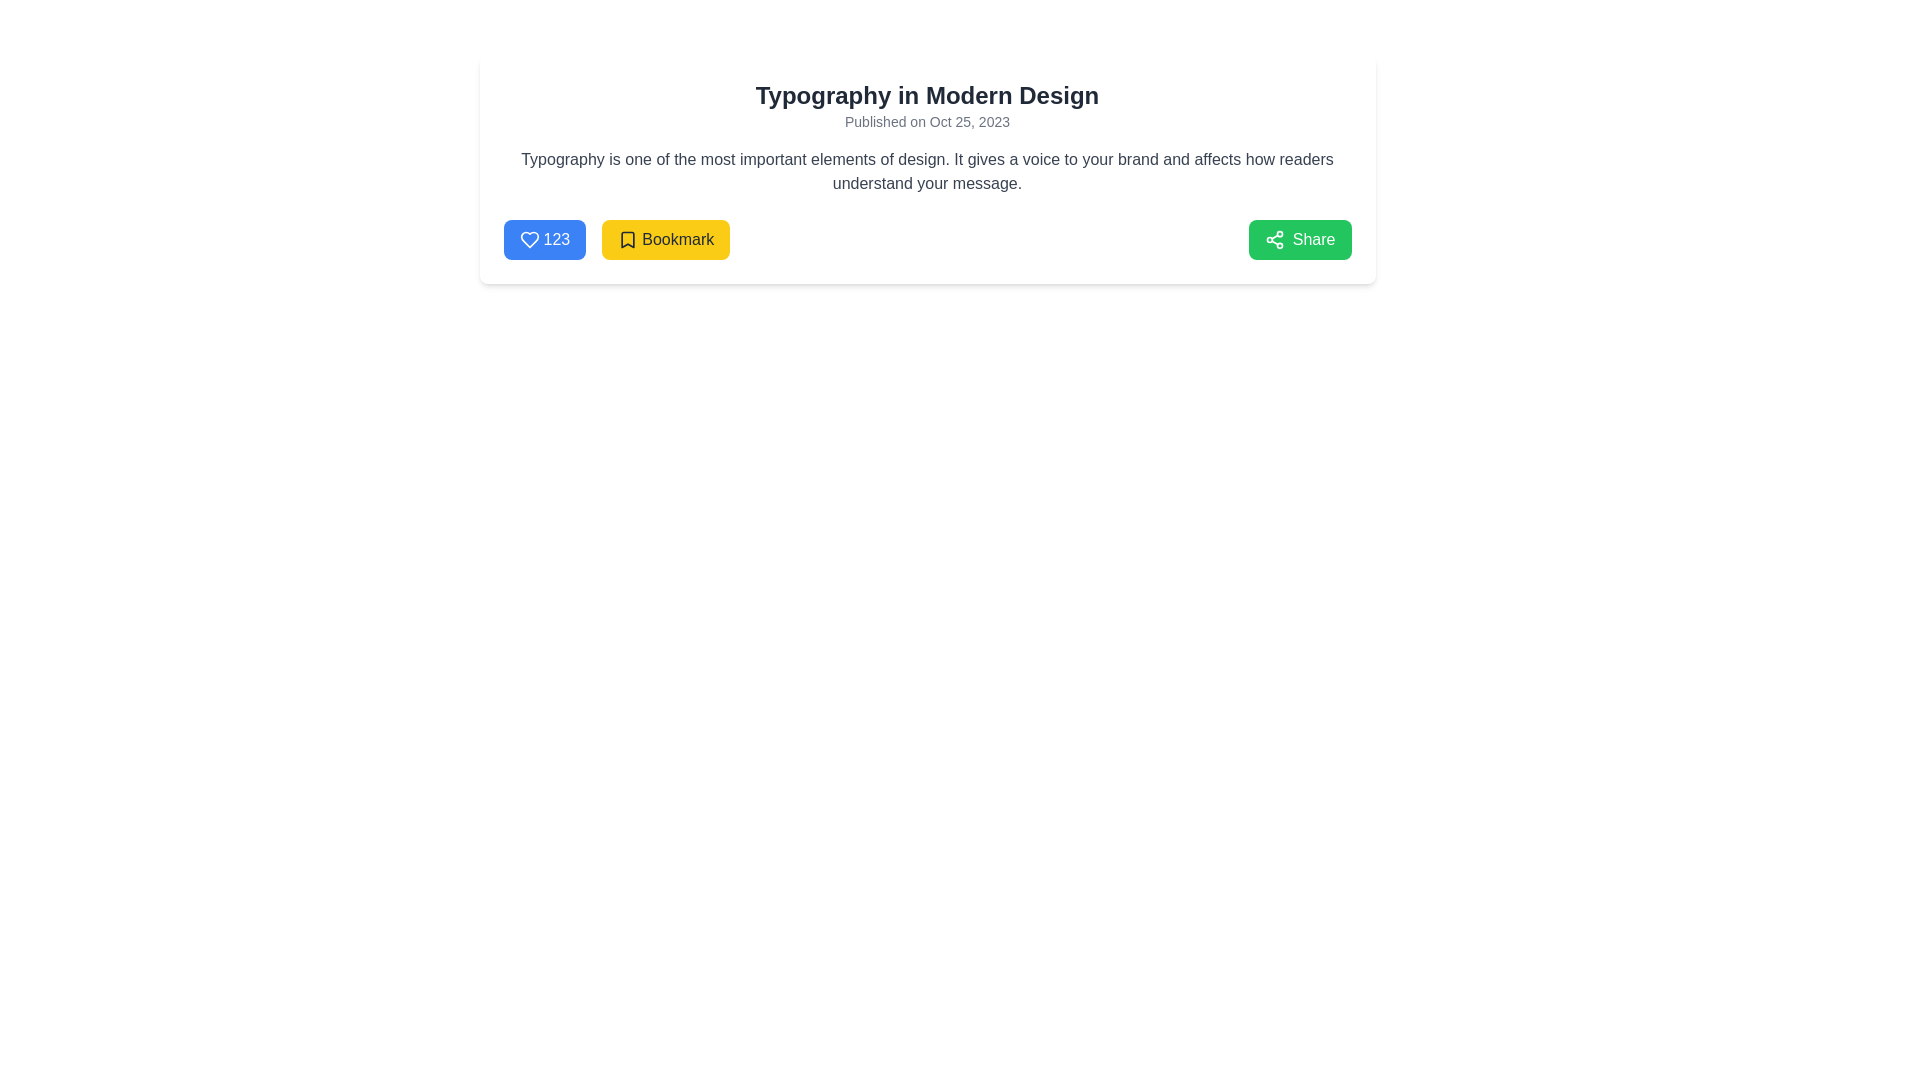 This screenshot has width=1920, height=1080. What do you see at coordinates (544, 238) in the screenshot?
I see `the blue button with a white heart icon and the number '123'` at bounding box center [544, 238].